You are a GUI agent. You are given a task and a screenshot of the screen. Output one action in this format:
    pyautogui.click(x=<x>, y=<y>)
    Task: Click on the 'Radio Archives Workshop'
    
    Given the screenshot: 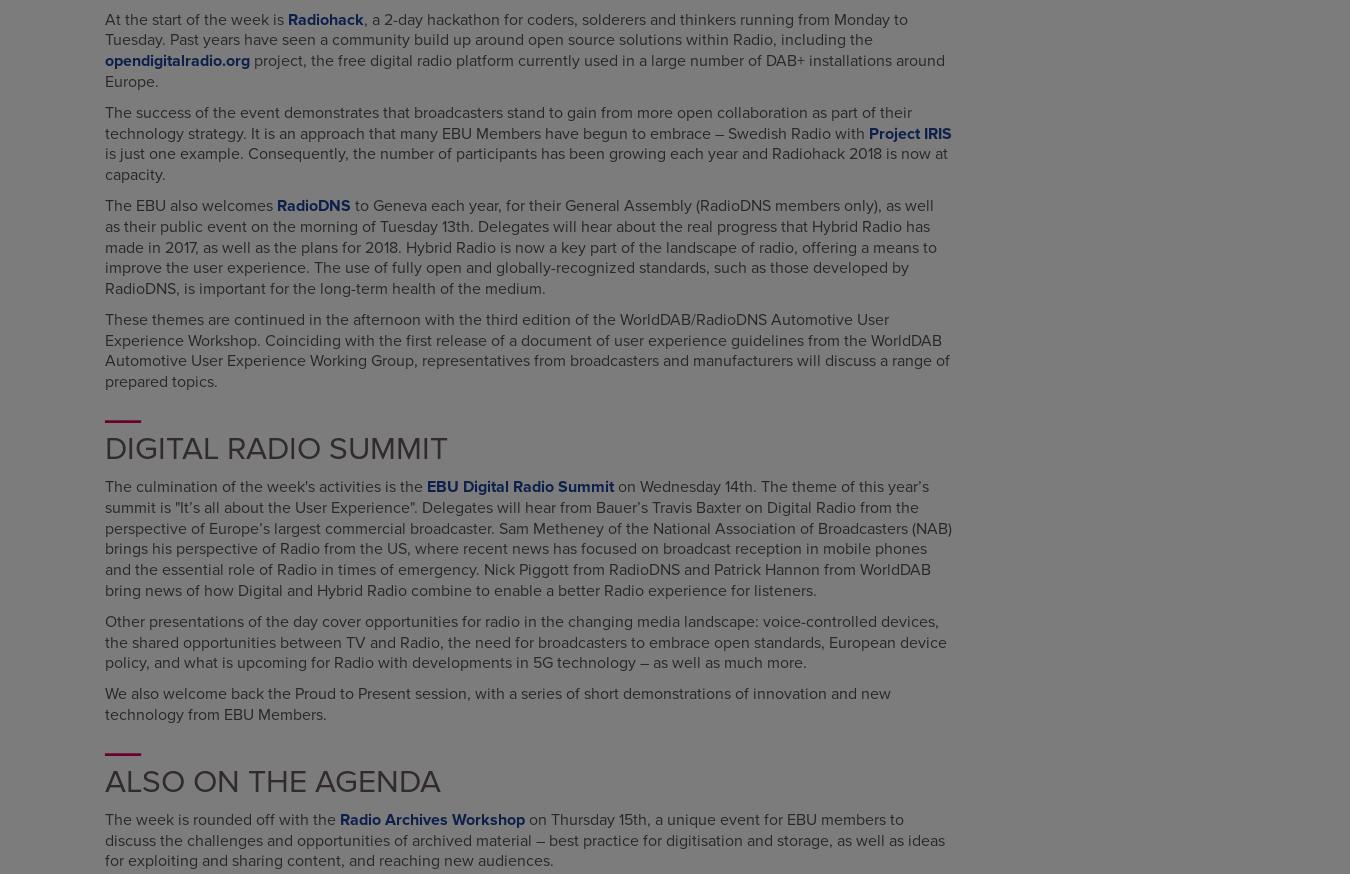 What is the action you would take?
    pyautogui.click(x=432, y=819)
    